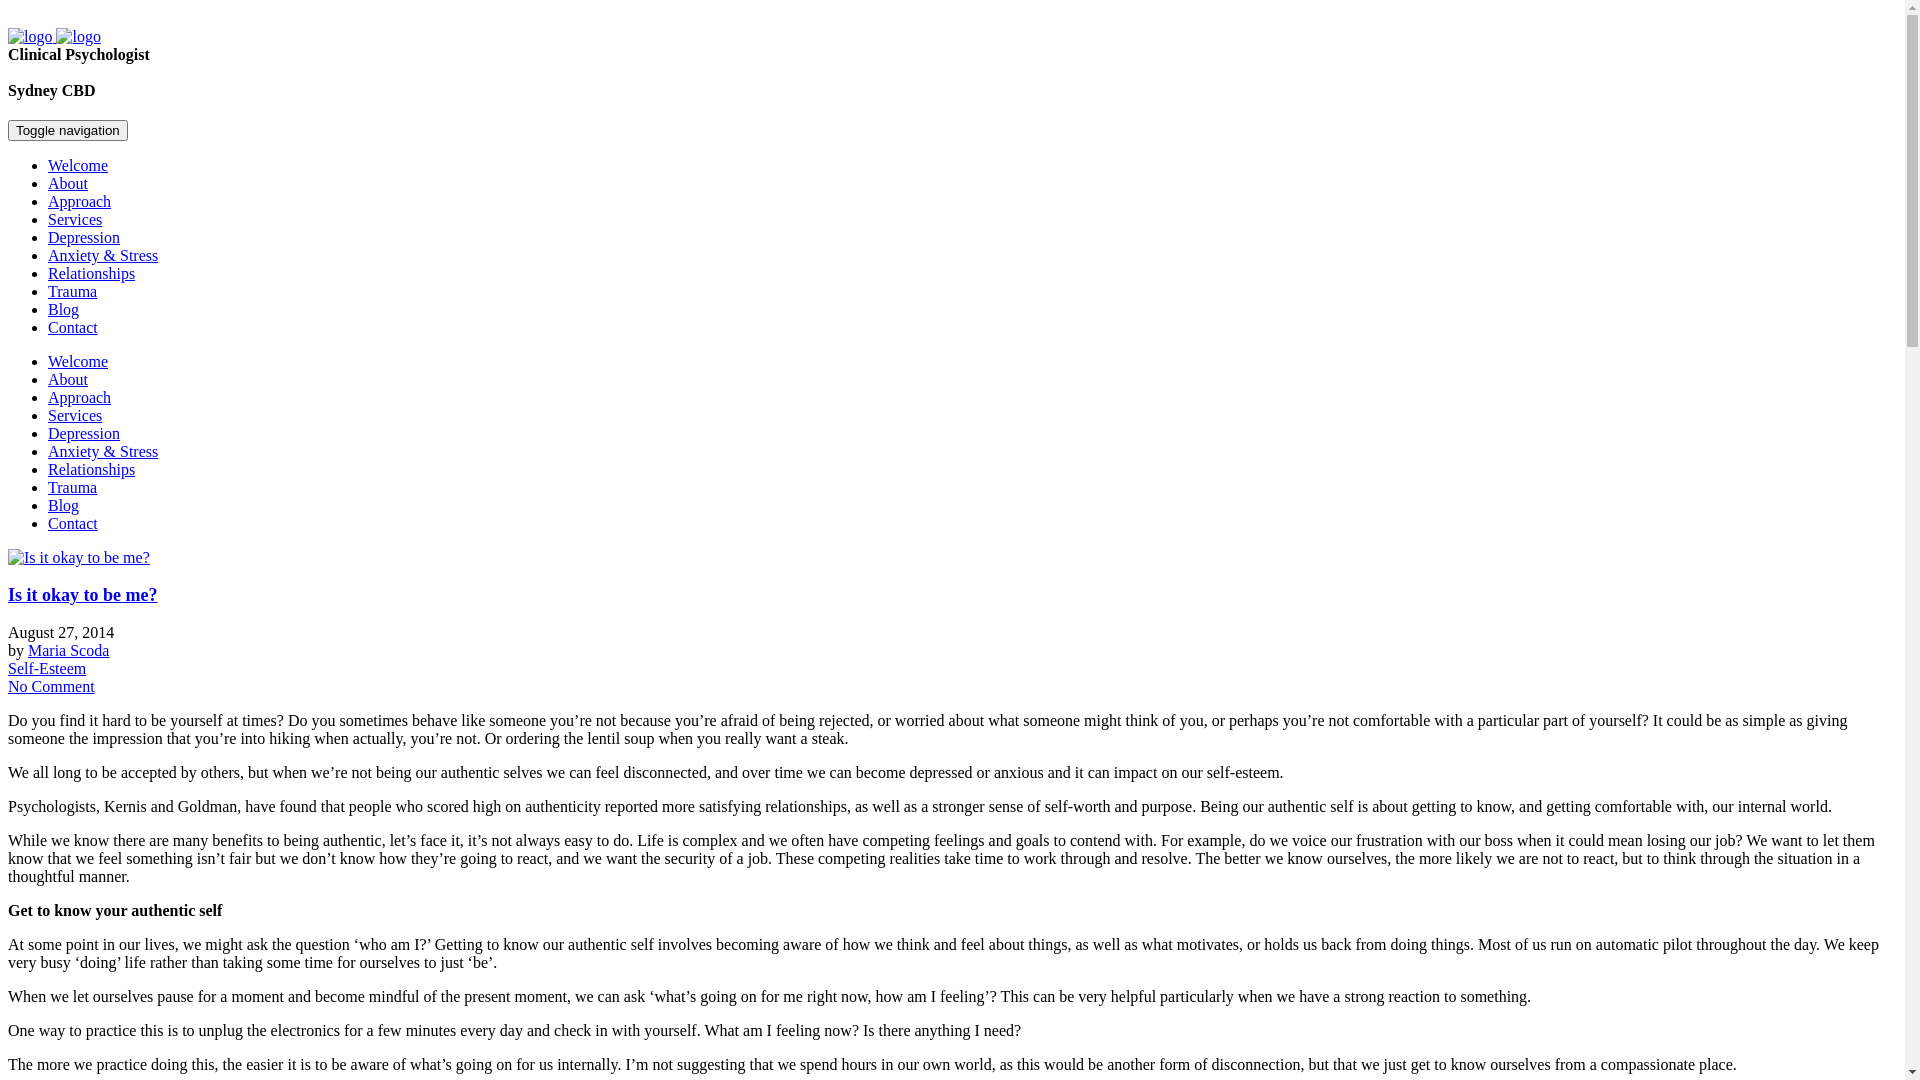 Image resolution: width=1920 pixels, height=1080 pixels. I want to click on 'Blog', so click(63, 309).